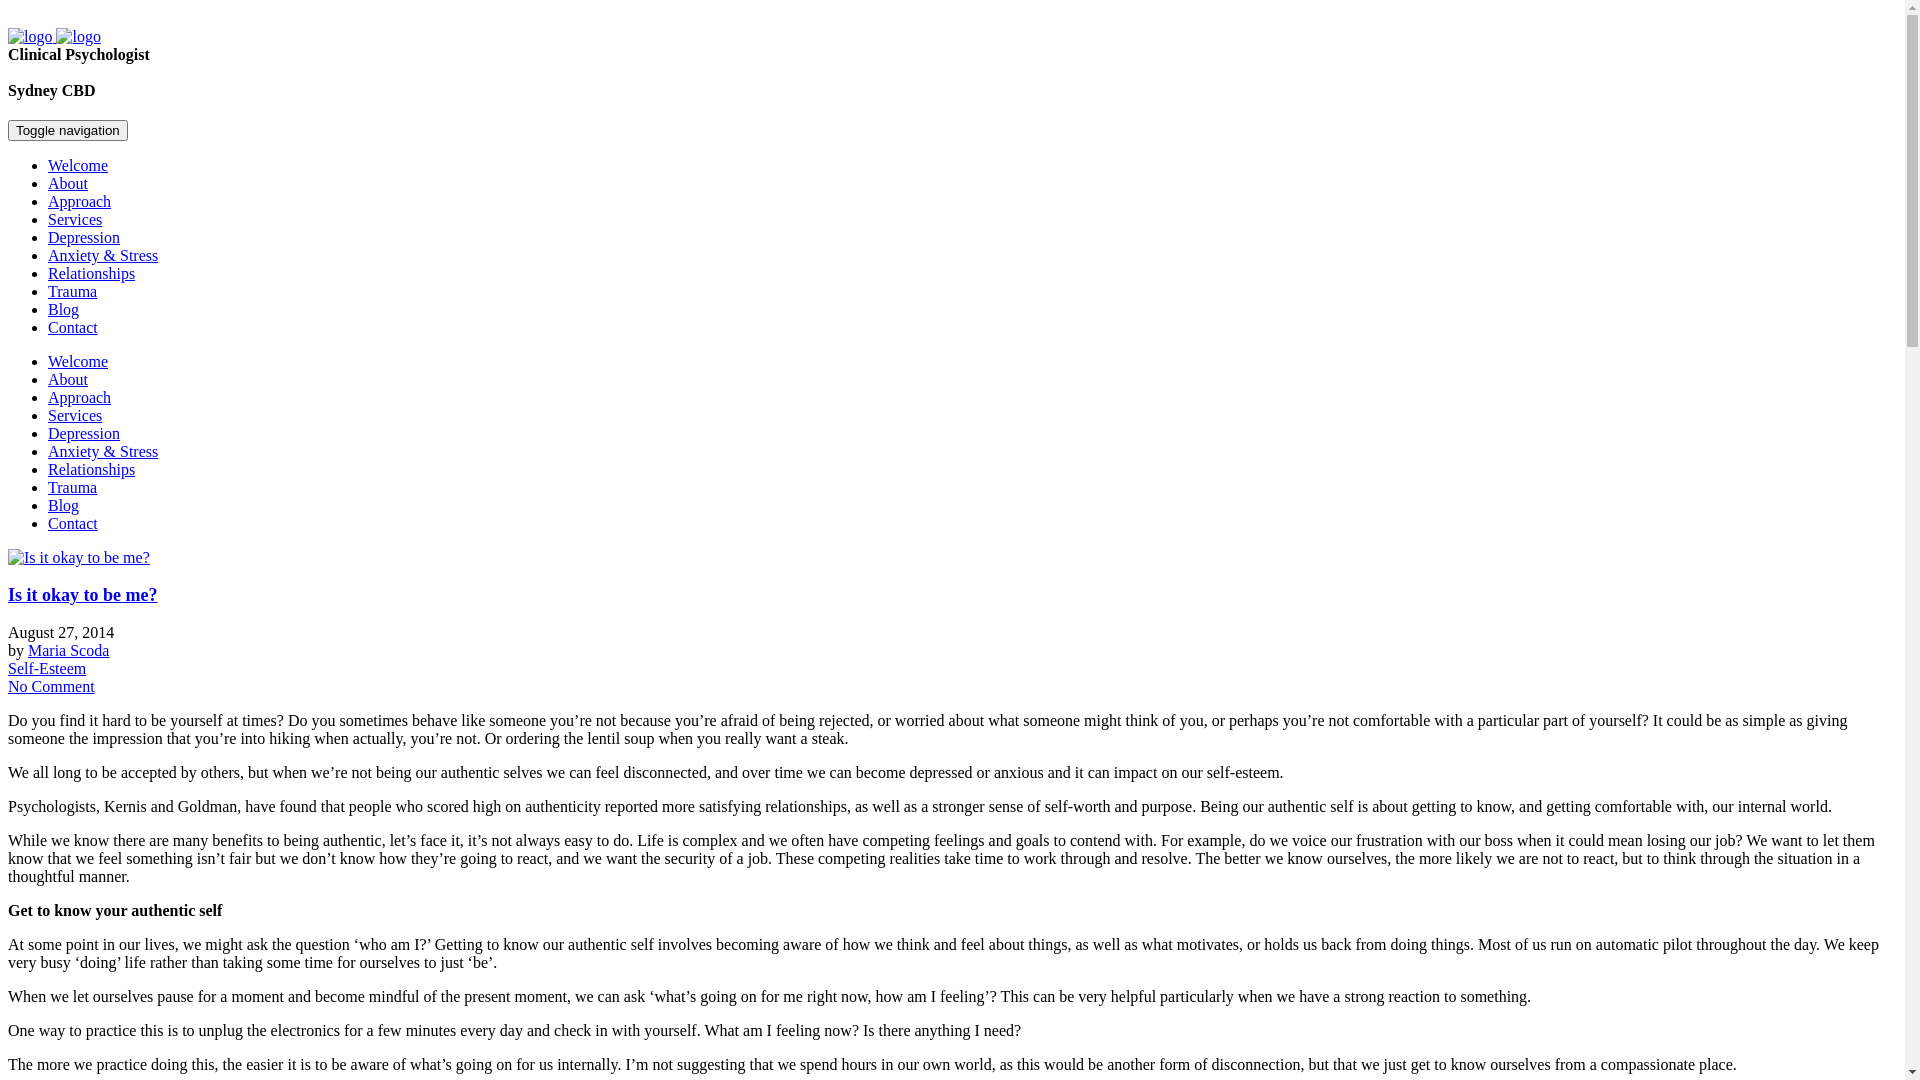 Image resolution: width=1920 pixels, height=1080 pixels. I want to click on 'Blog', so click(63, 309).